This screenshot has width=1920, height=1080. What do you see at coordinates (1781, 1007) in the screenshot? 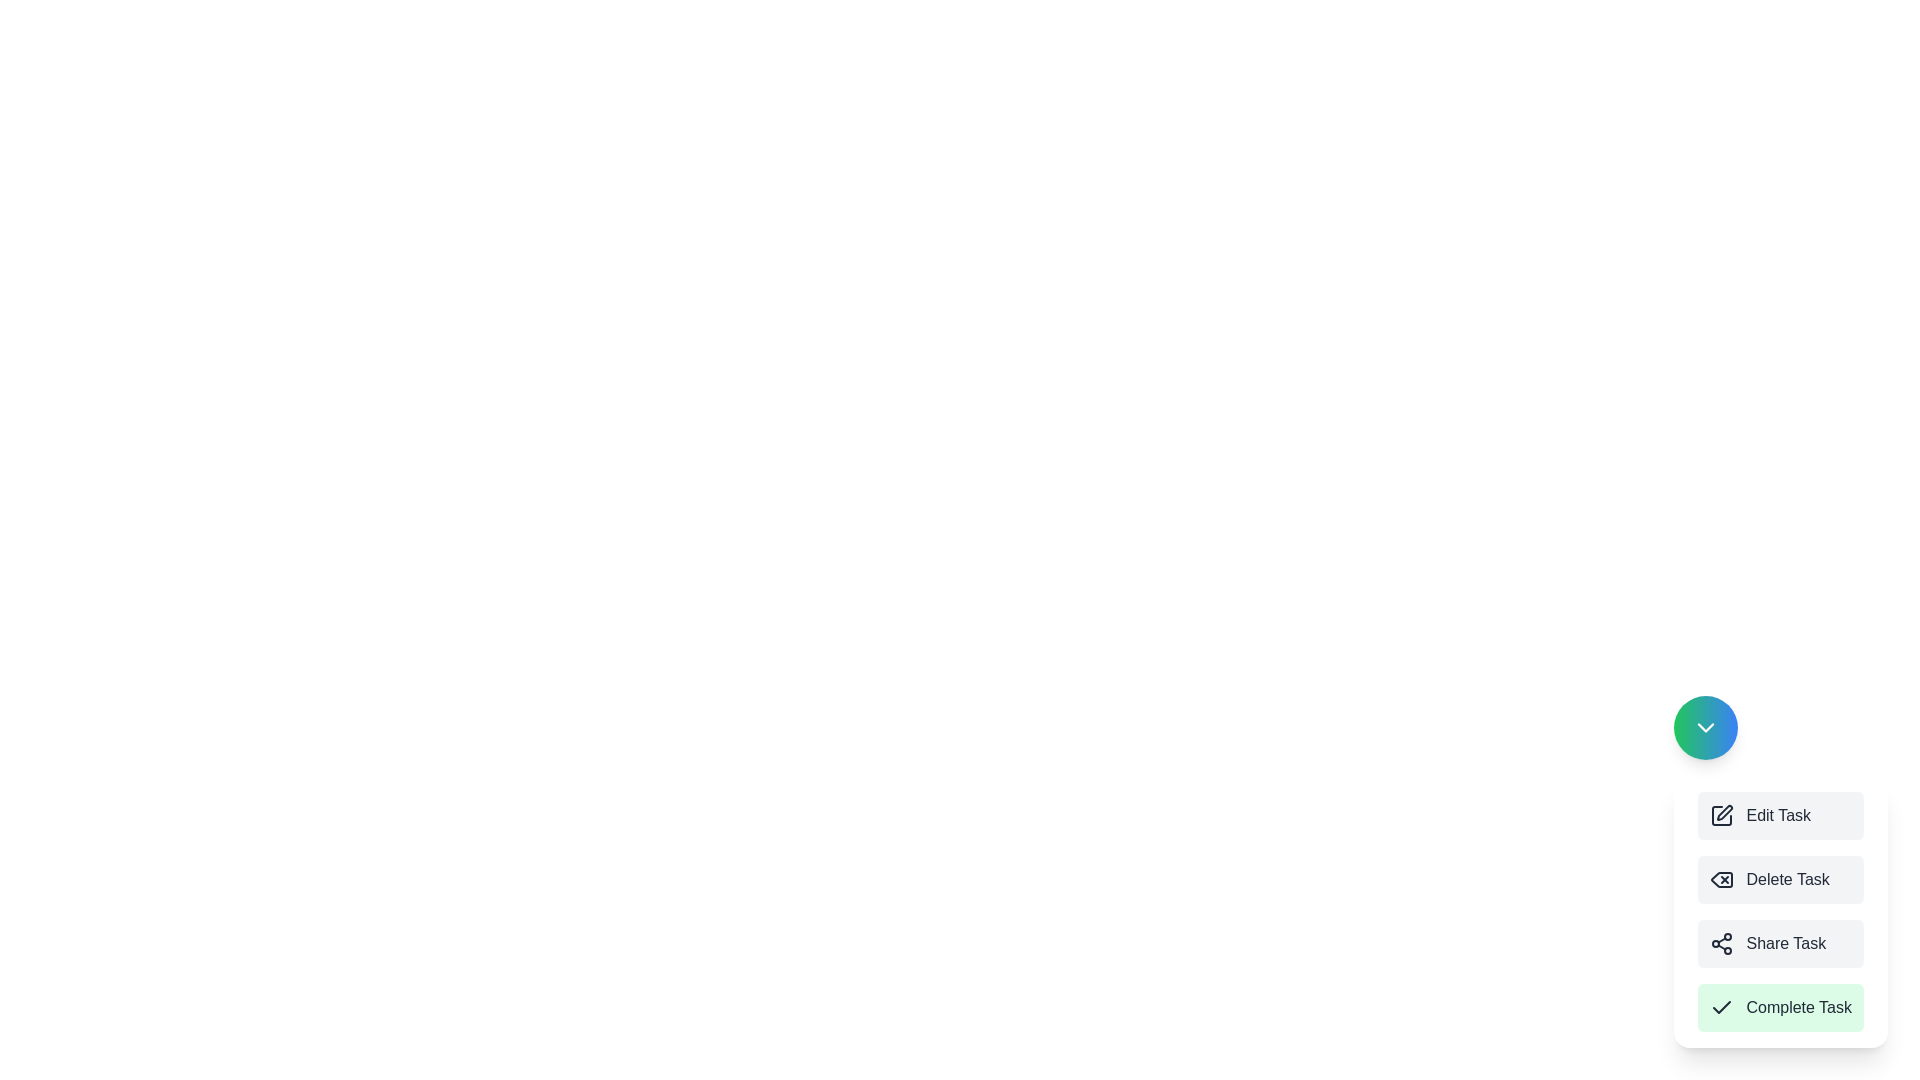
I see `the button labeled Complete Task to observe the hover effect` at bounding box center [1781, 1007].